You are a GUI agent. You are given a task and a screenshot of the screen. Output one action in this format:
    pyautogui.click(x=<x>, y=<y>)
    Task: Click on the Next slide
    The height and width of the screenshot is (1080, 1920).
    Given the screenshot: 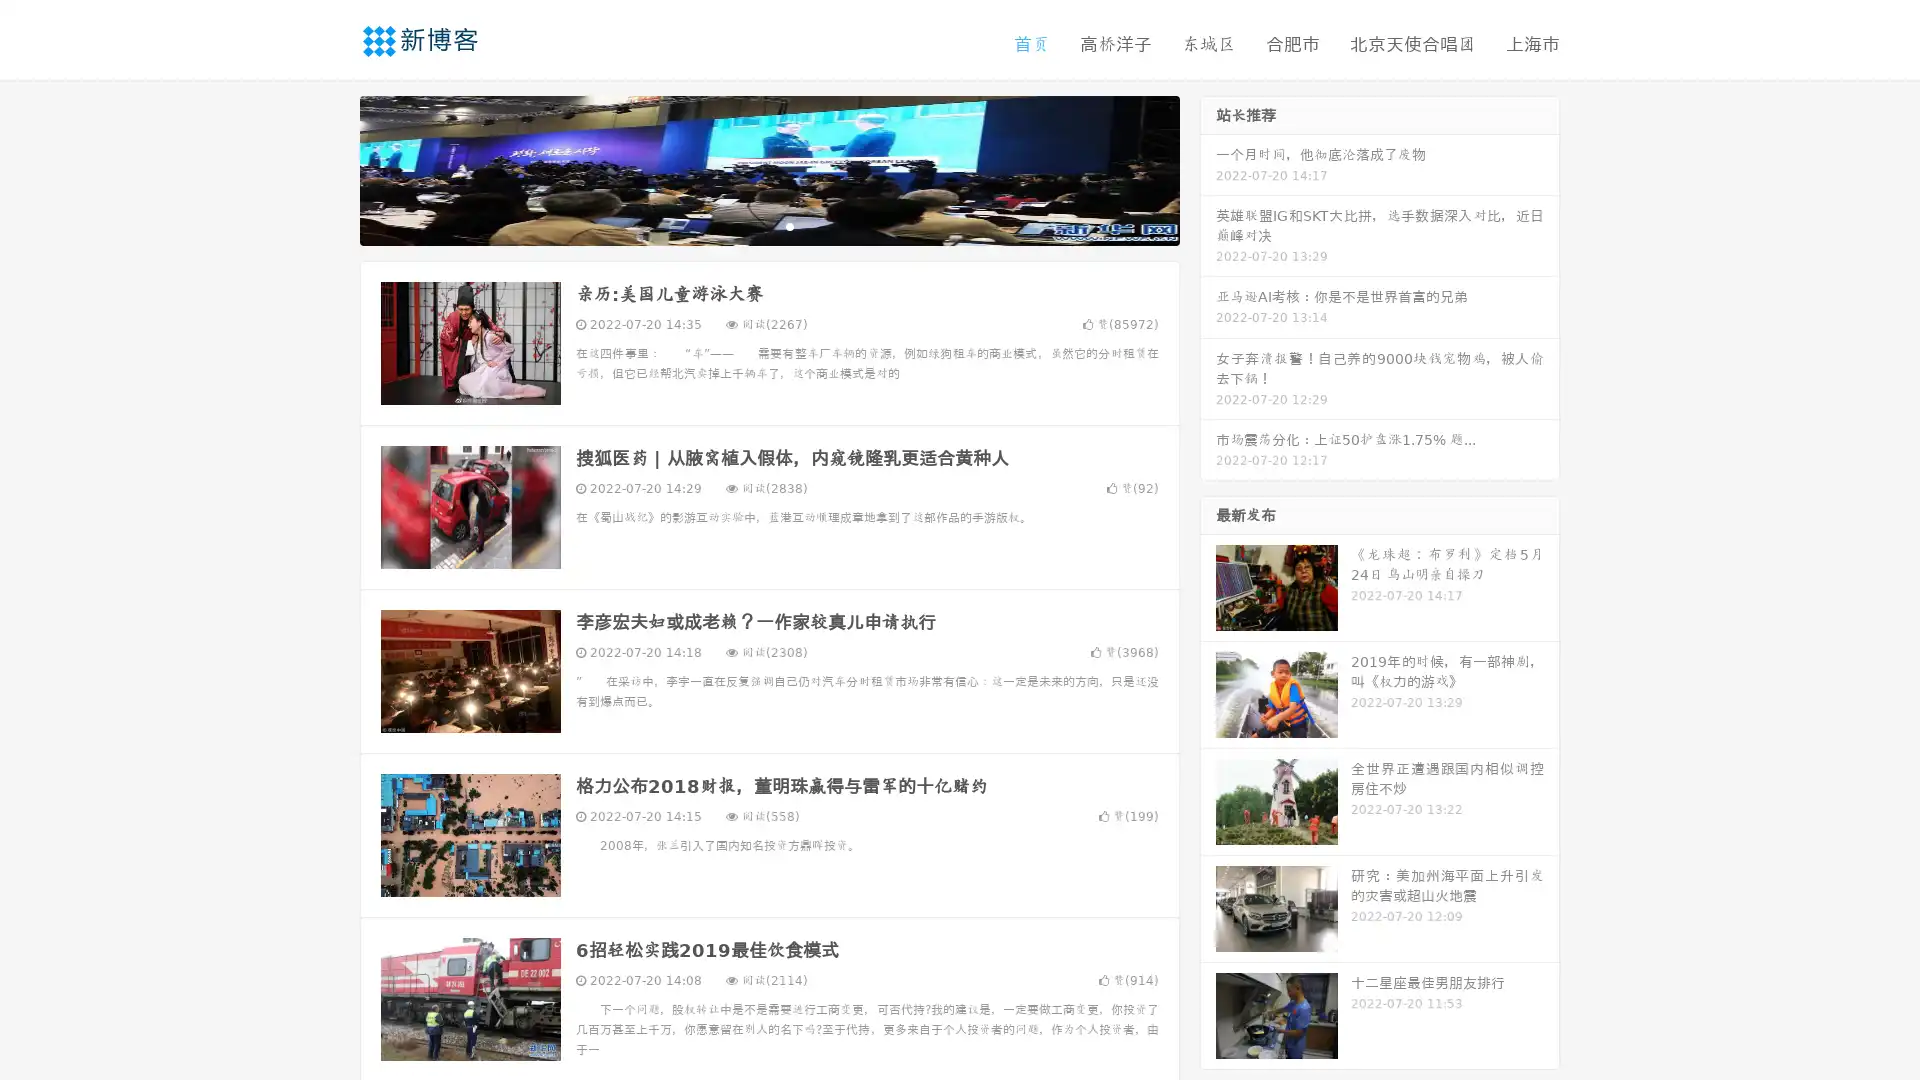 What is the action you would take?
    pyautogui.click(x=1208, y=168)
    